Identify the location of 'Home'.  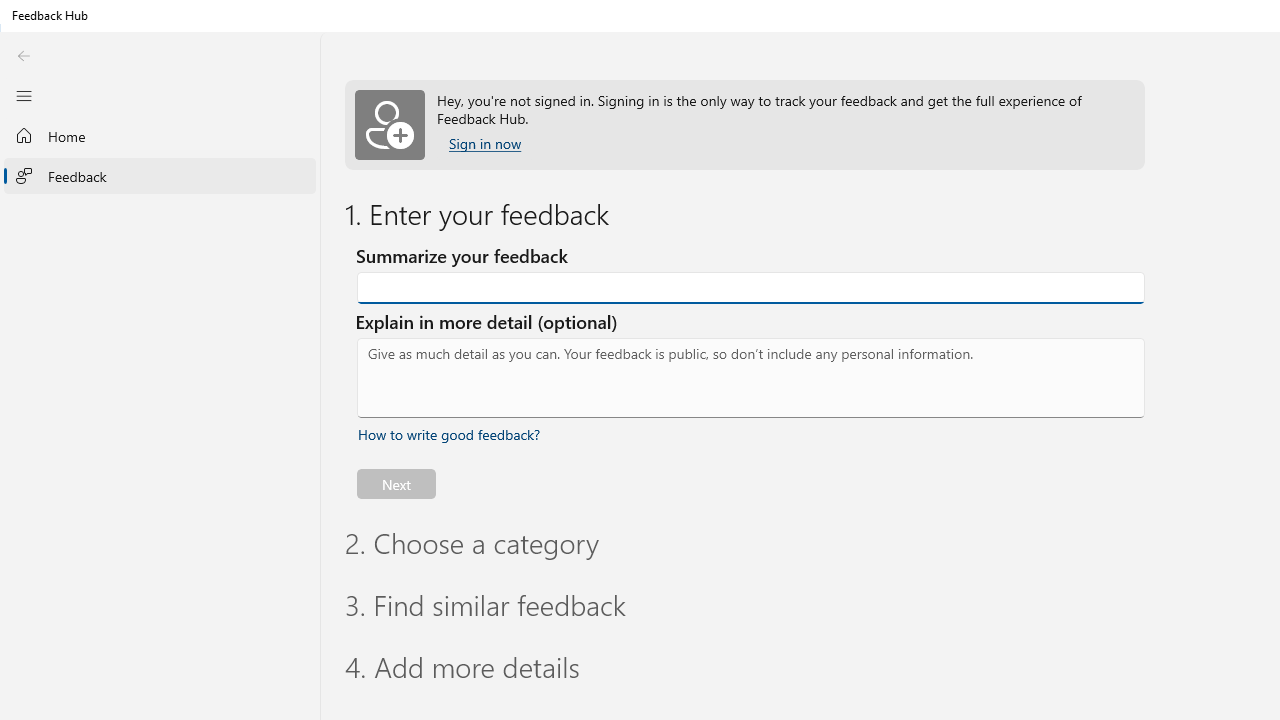
(160, 135).